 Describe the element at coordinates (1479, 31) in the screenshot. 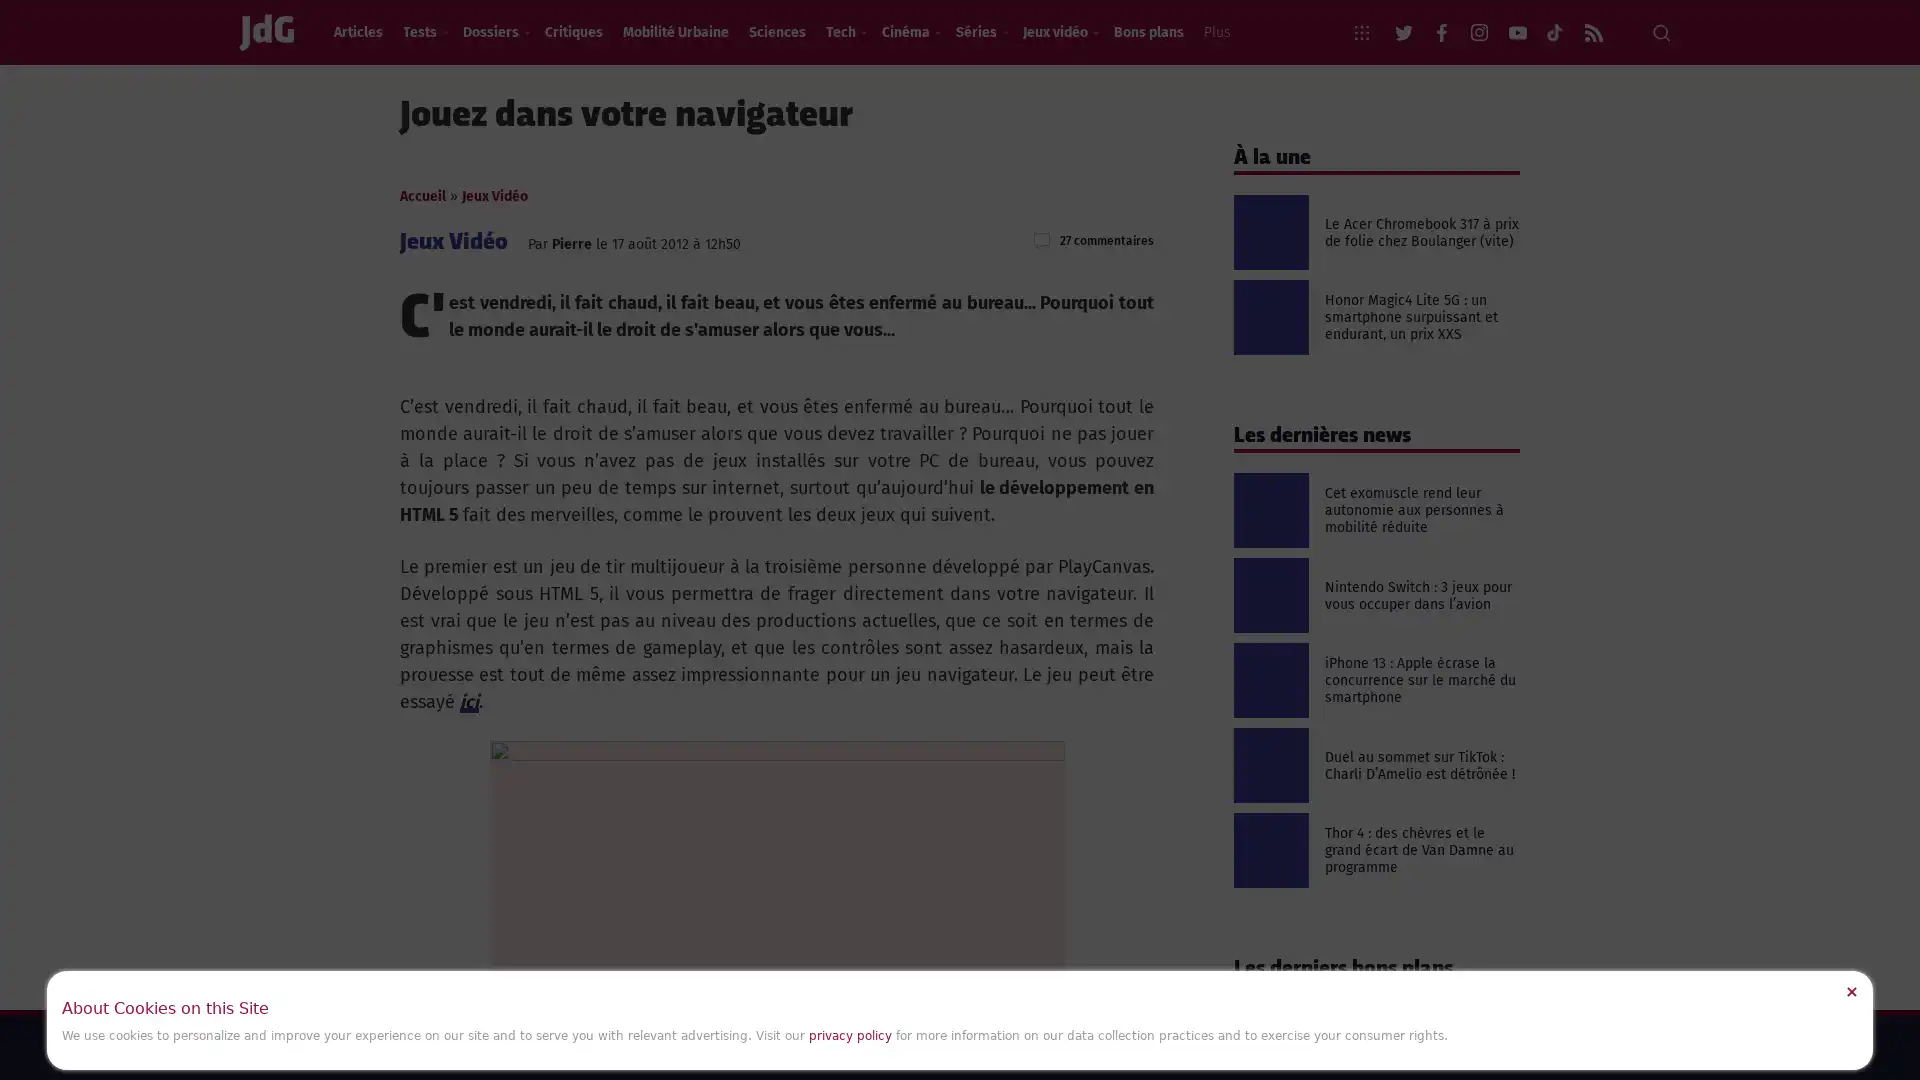

I see `instagram` at that location.